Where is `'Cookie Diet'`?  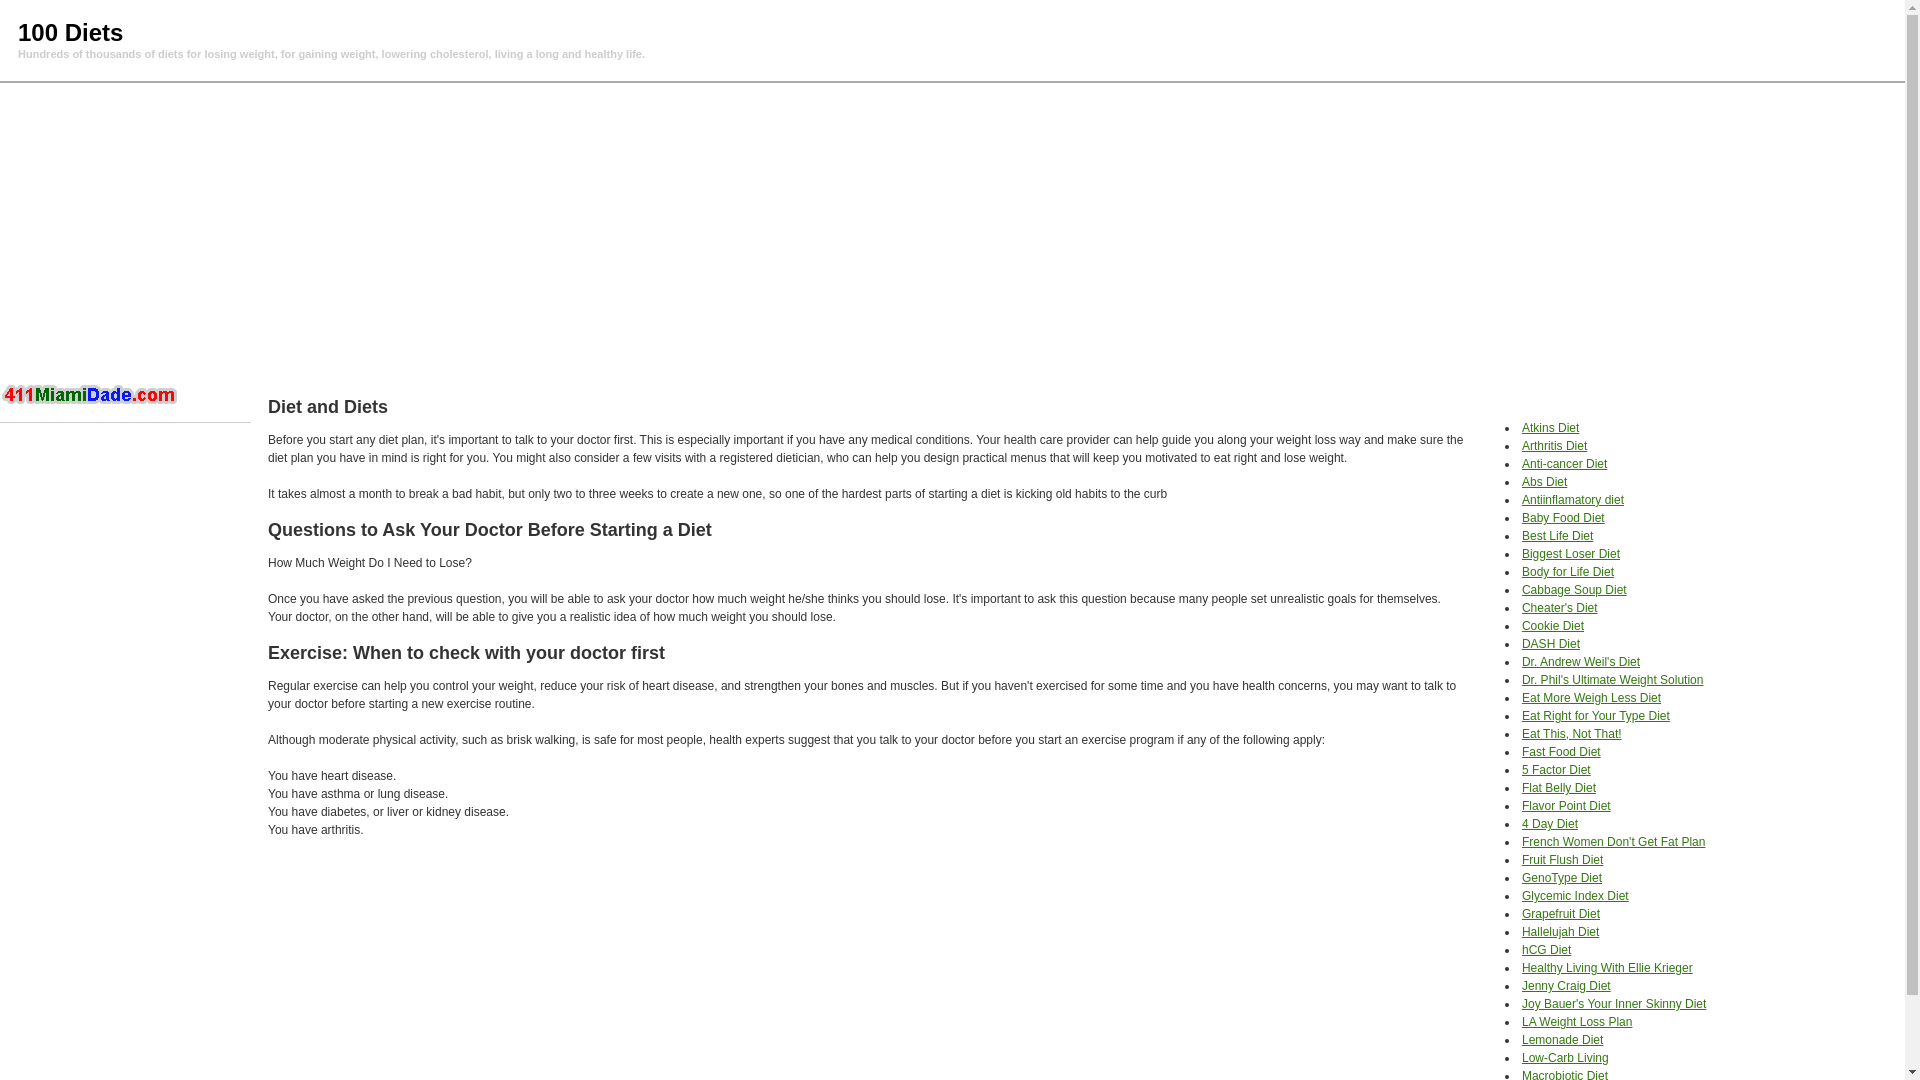
'Cookie Diet' is located at coordinates (1552, 624).